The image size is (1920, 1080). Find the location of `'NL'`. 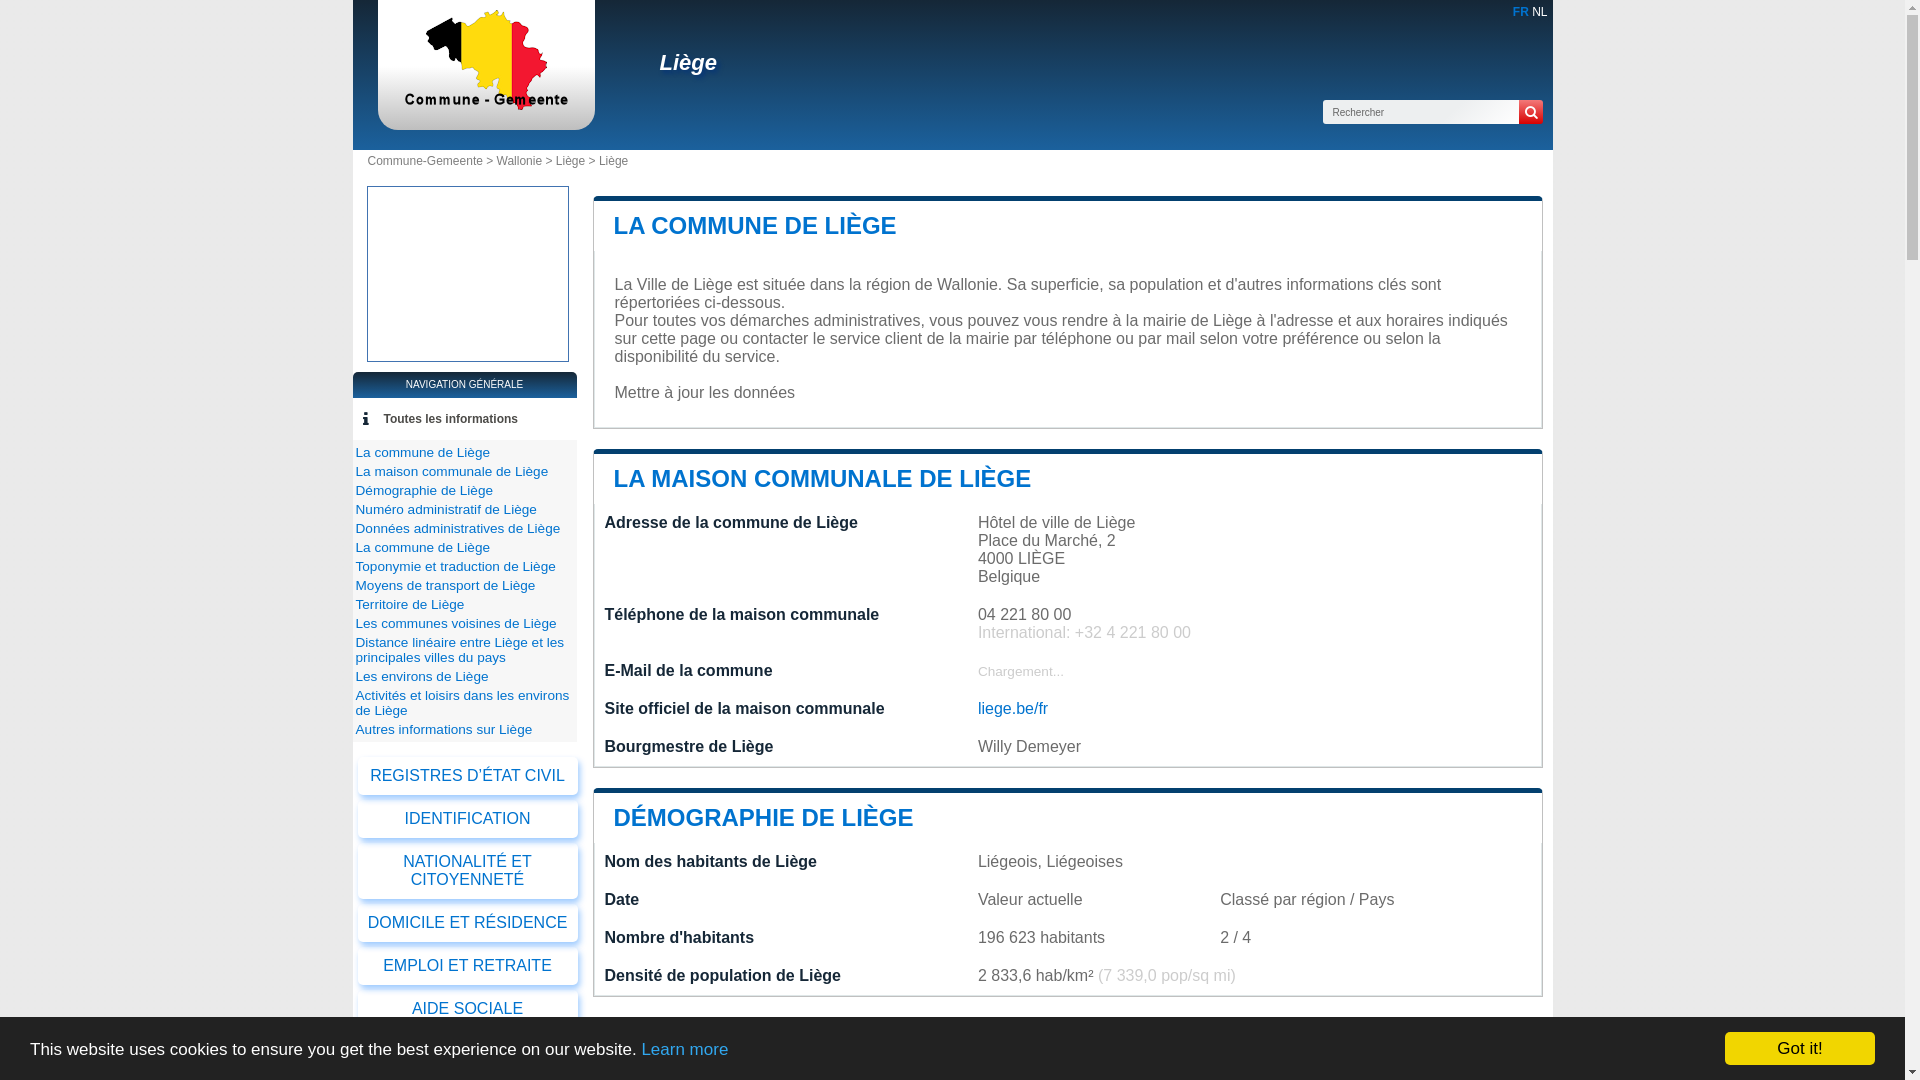

'NL' is located at coordinates (1530, 11).